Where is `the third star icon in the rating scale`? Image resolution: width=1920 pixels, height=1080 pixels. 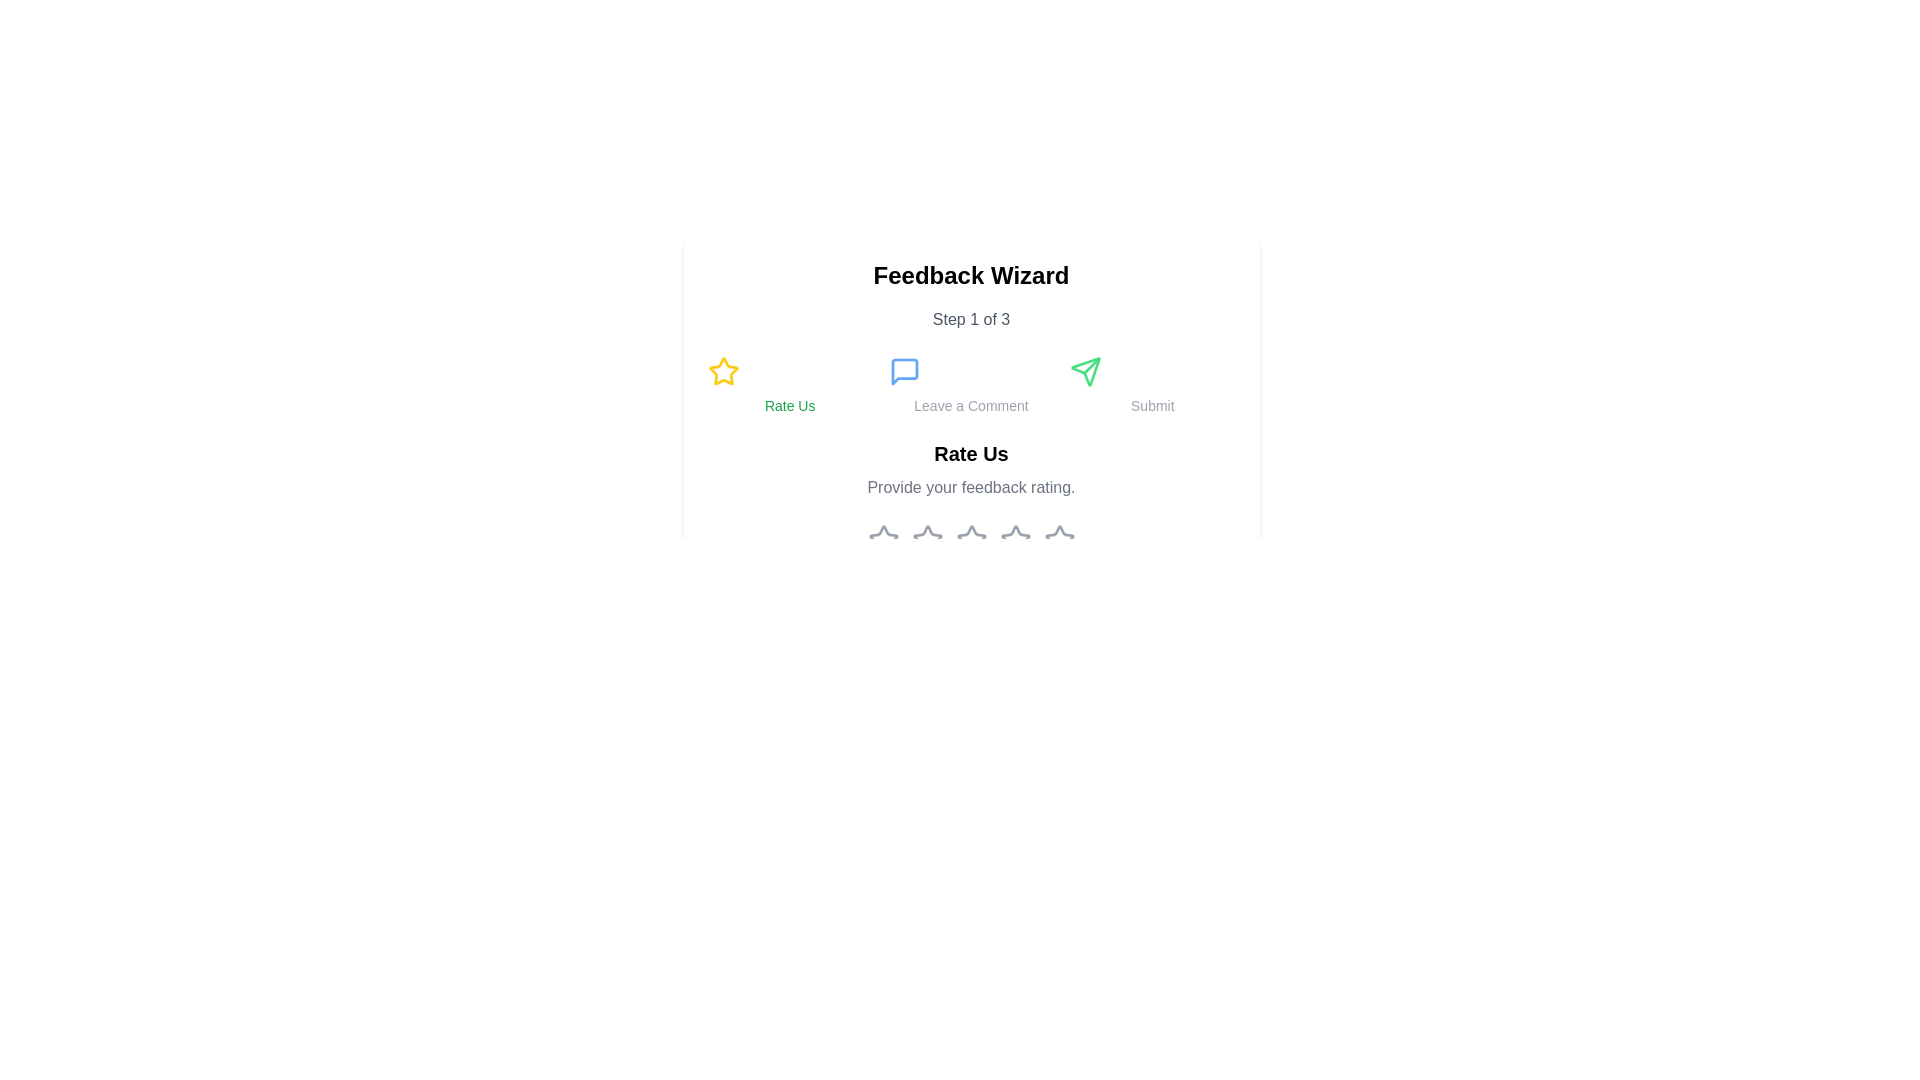 the third star icon in the rating scale is located at coordinates (926, 540).